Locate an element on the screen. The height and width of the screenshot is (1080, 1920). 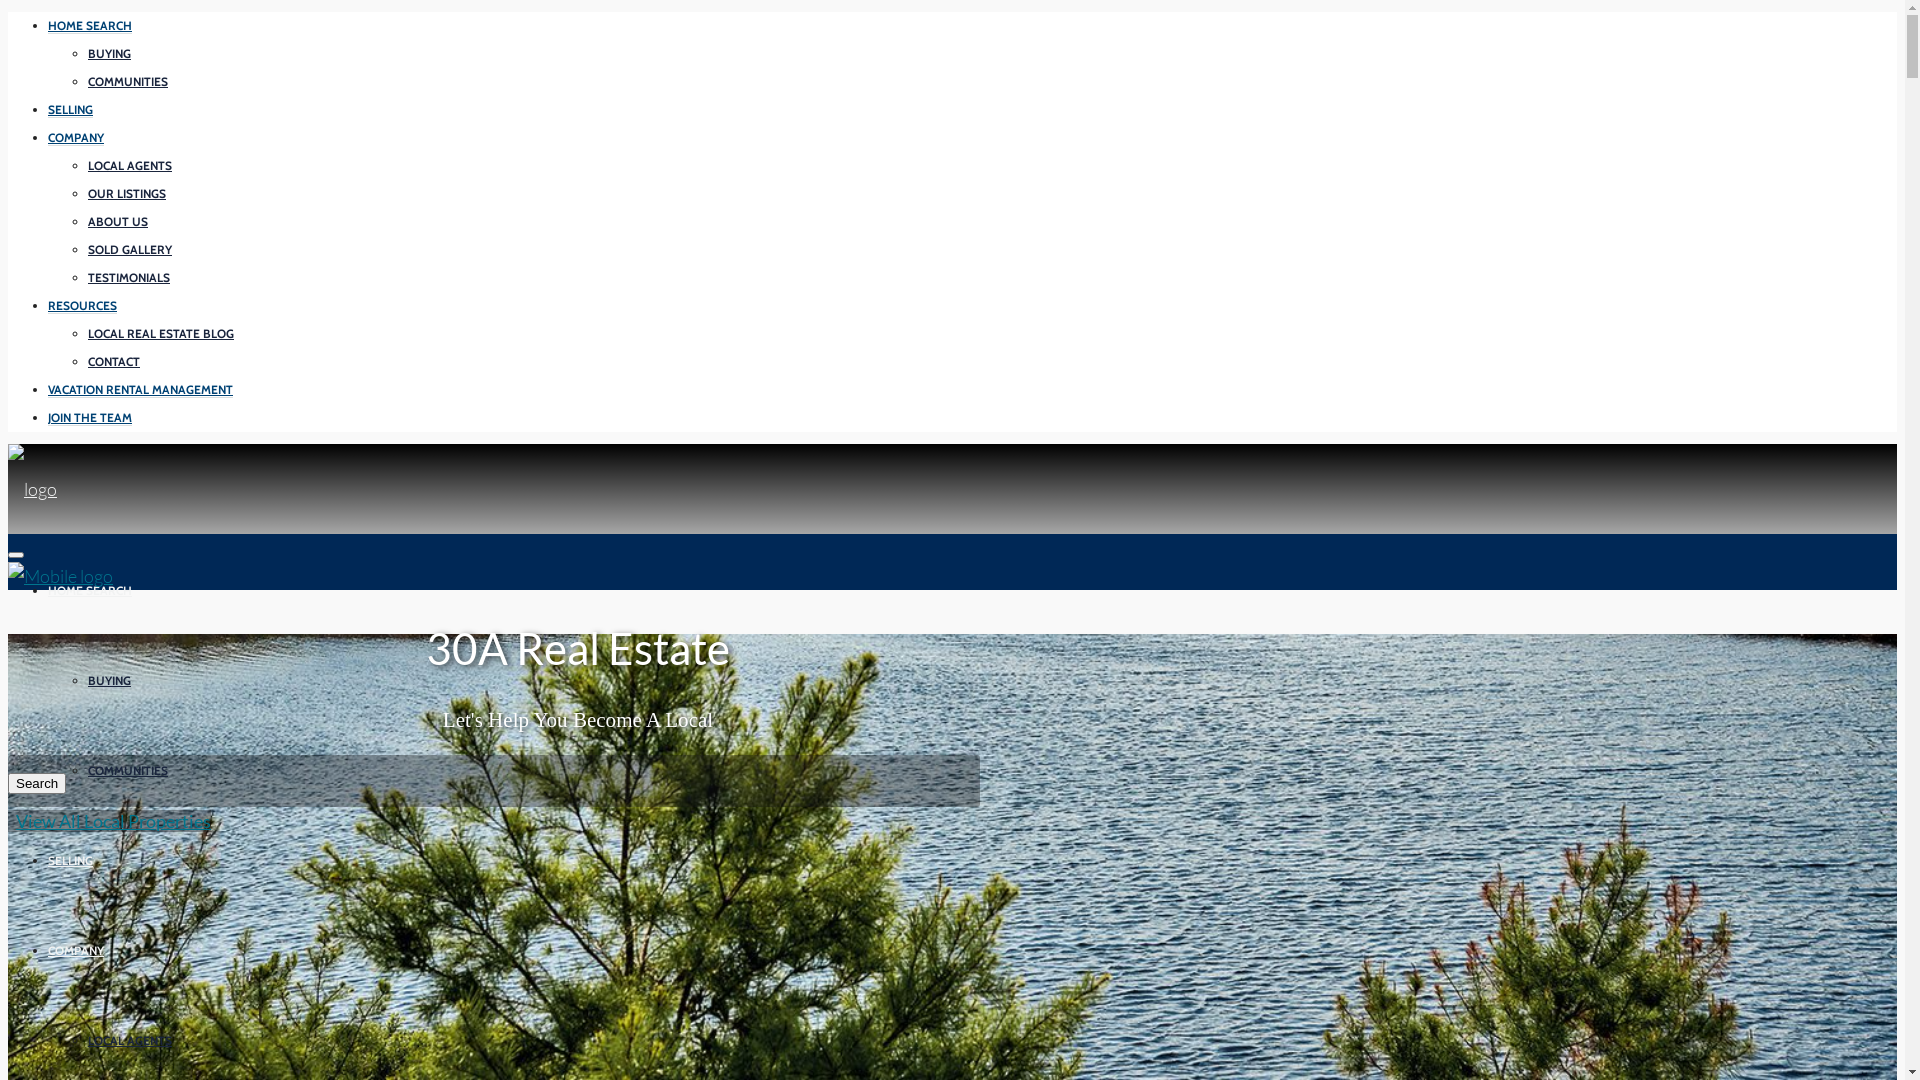
'HOME SEARCH' is located at coordinates (89, 589).